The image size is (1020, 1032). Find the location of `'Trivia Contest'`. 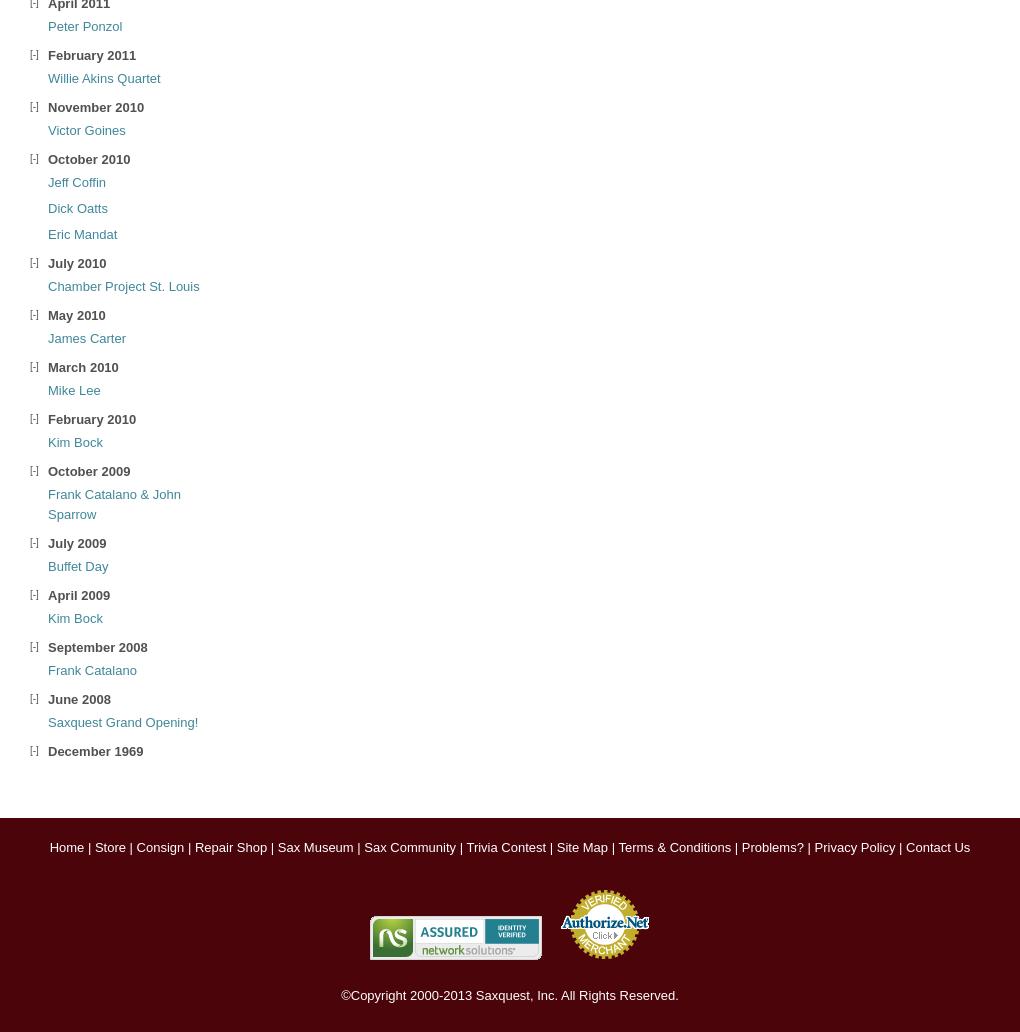

'Trivia Contest' is located at coordinates (506, 846).